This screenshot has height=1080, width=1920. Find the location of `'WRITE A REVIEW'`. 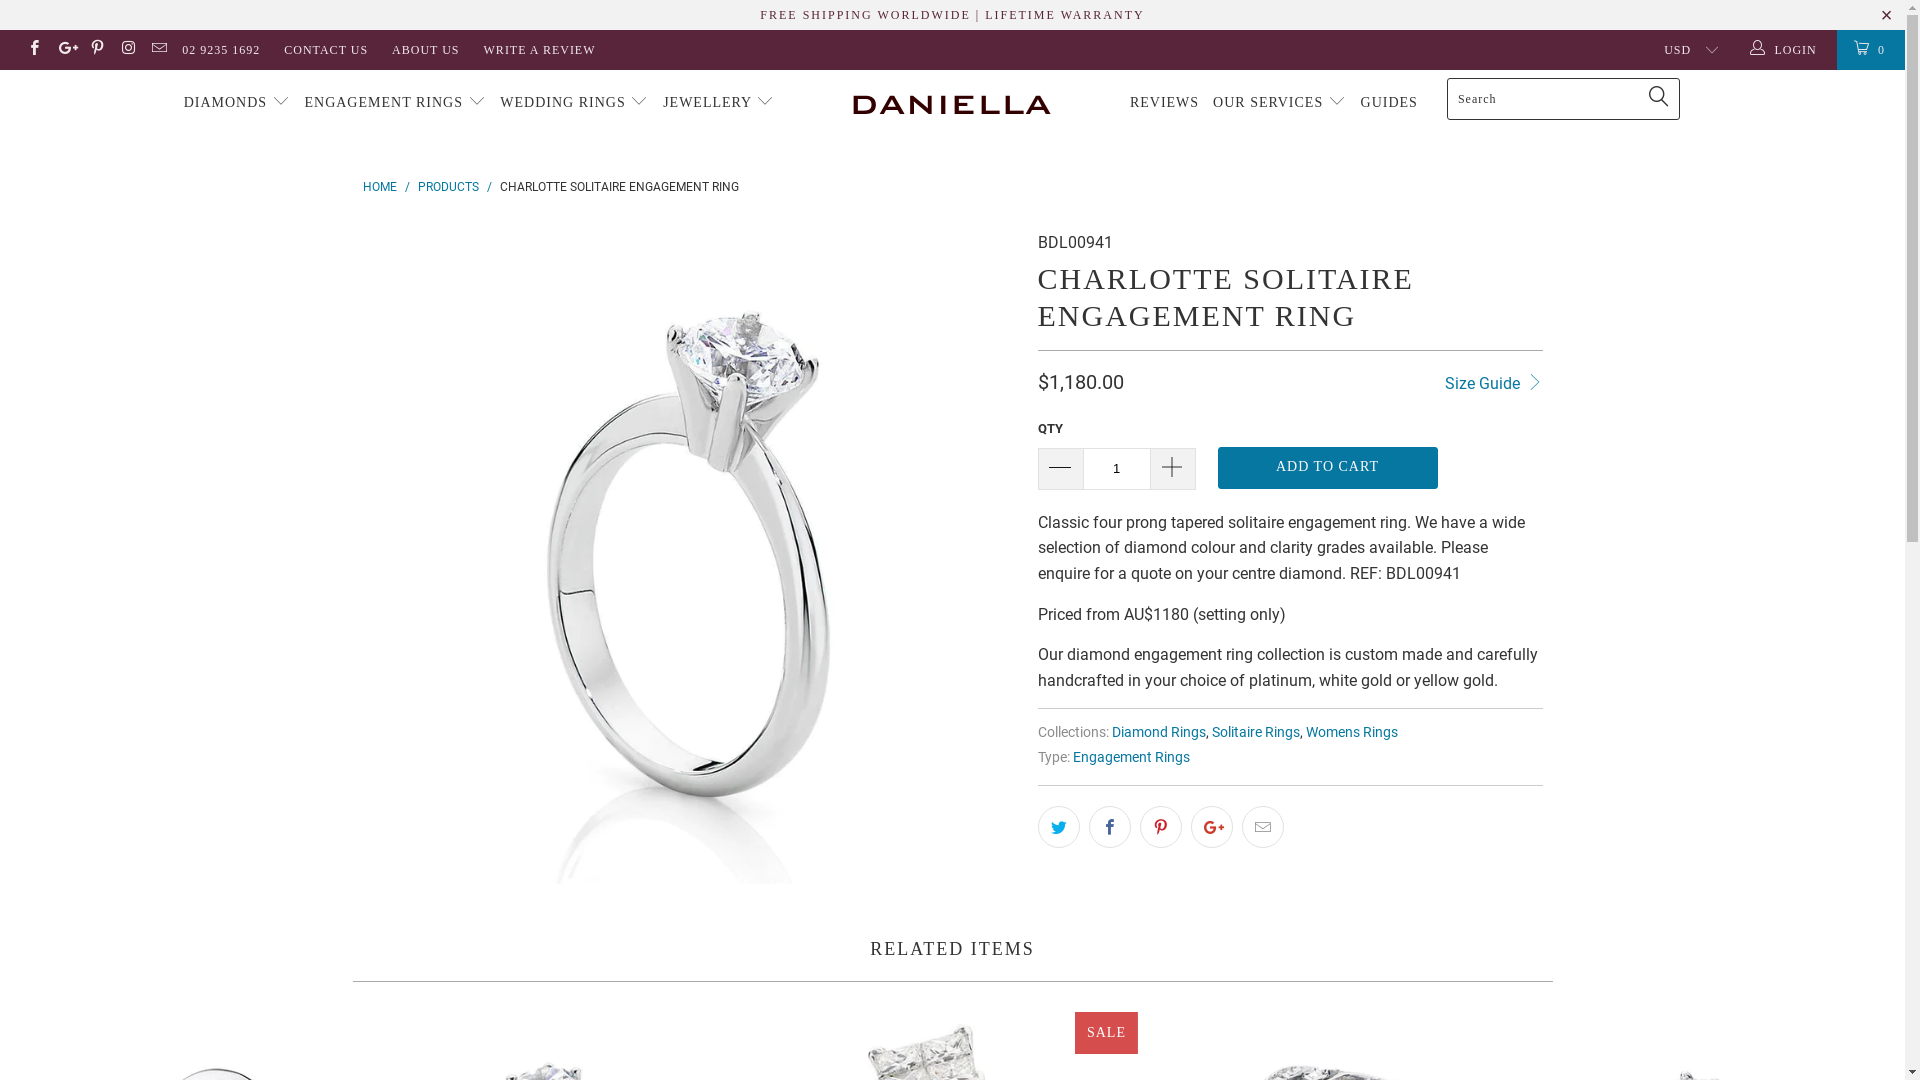

'WRITE A REVIEW' is located at coordinates (539, 49).